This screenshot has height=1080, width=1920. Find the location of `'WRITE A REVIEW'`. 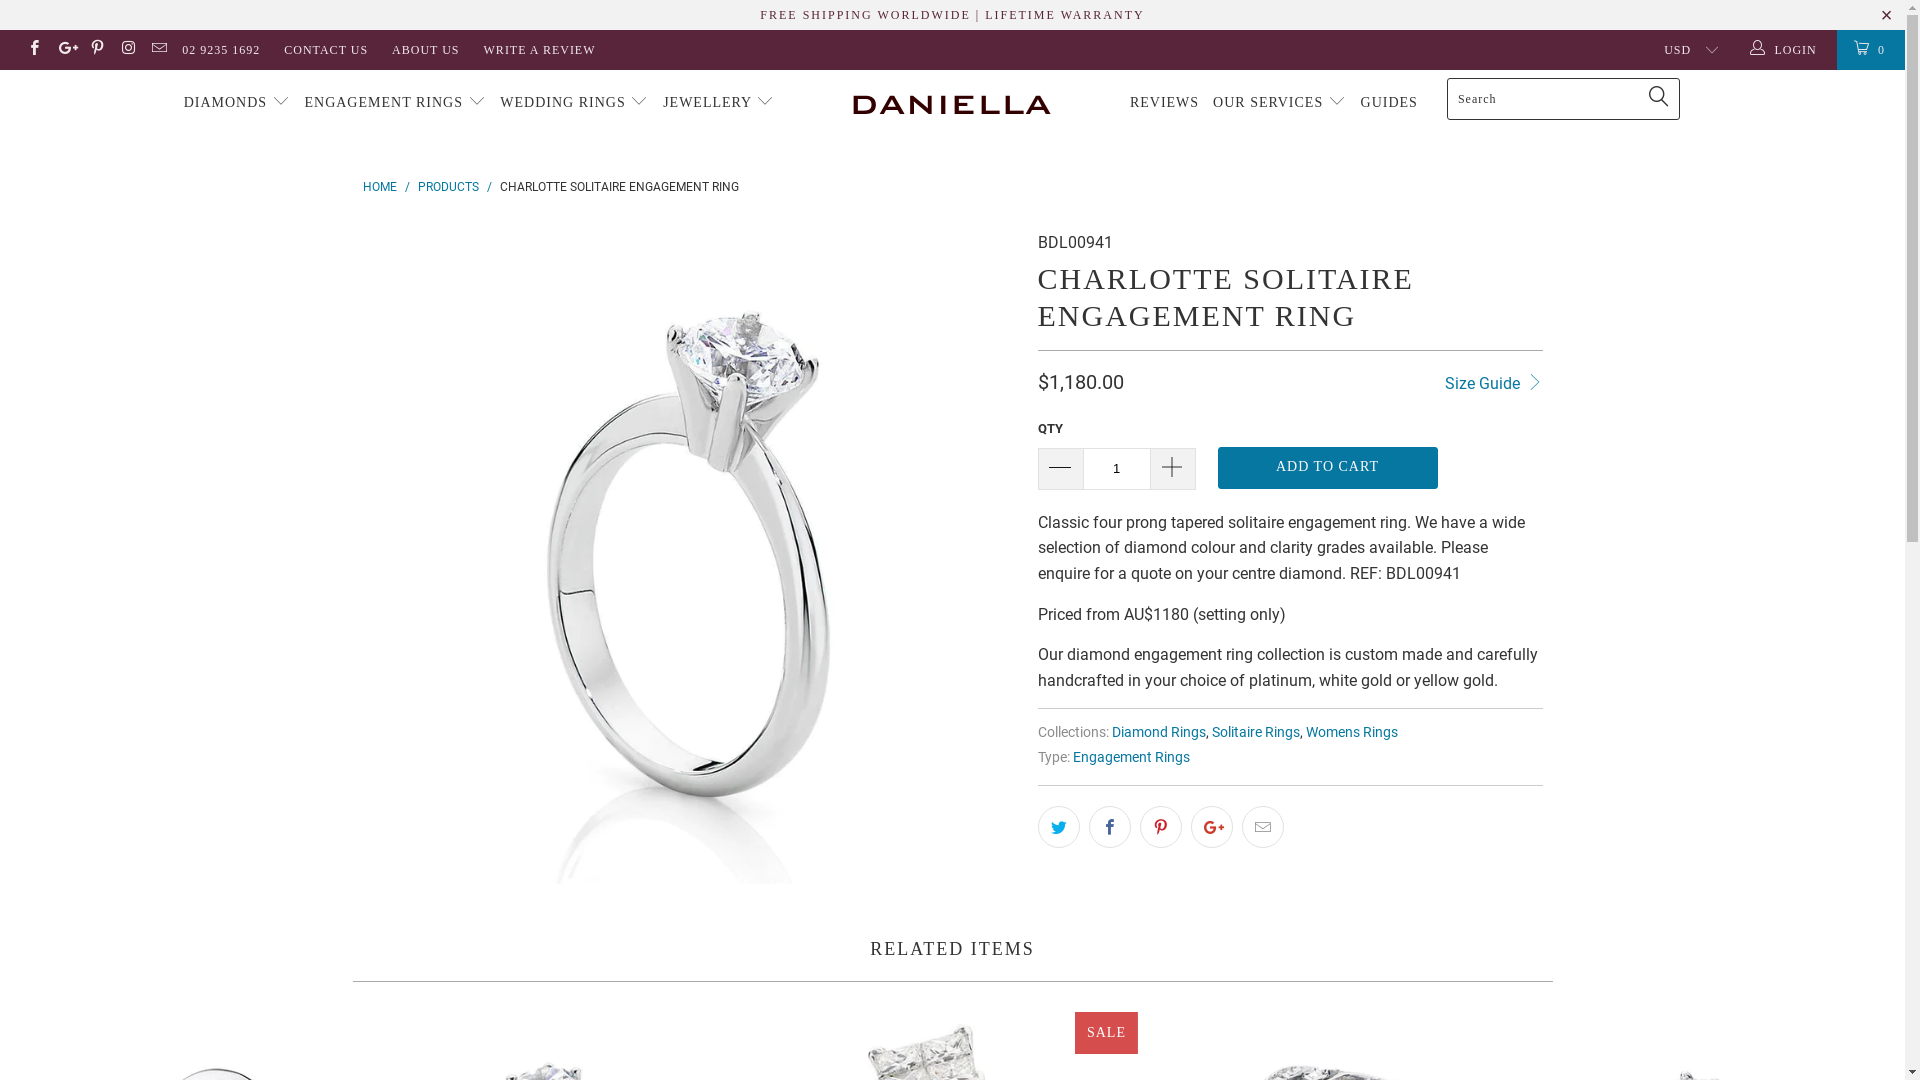

'WRITE A REVIEW' is located at coordinates (539, 49).